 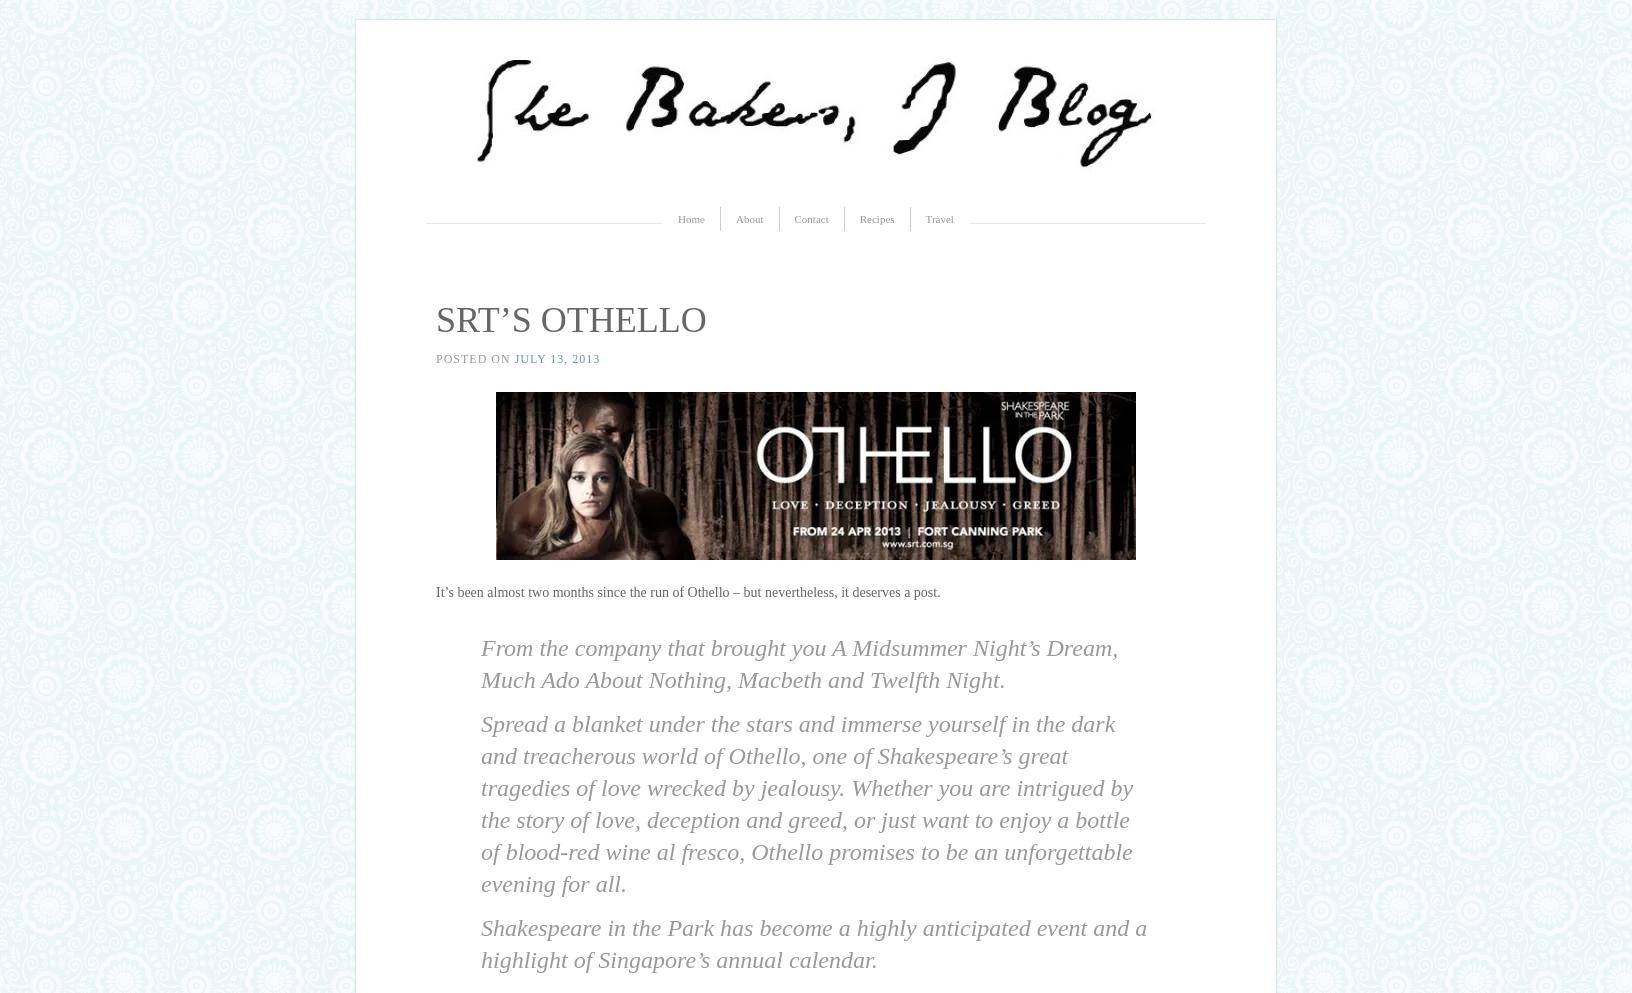 I want to click on 'Travel', so click(x=939, y=218).